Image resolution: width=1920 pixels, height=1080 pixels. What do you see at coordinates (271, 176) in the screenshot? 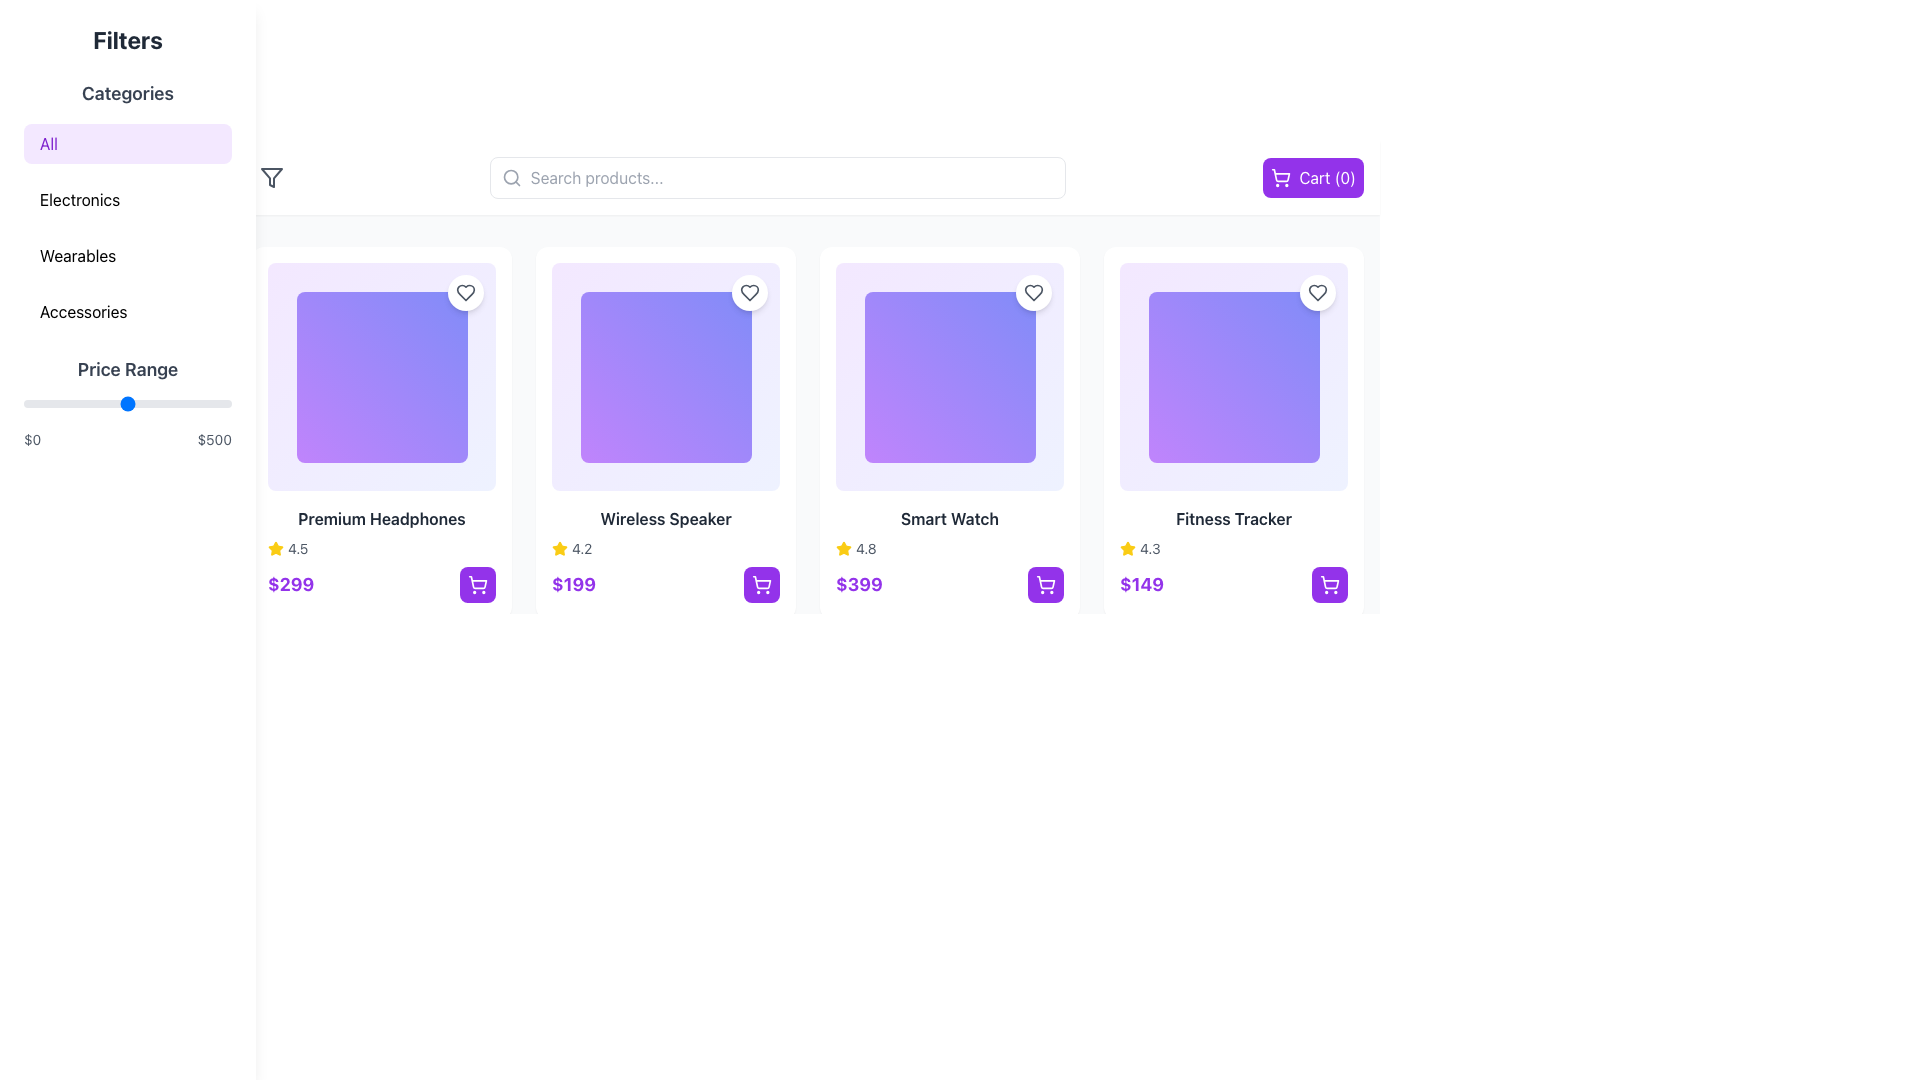
I see `the icon button located in the header section, adjacent to the search bar, to apply or open filters` at bounding box center [271, 176].